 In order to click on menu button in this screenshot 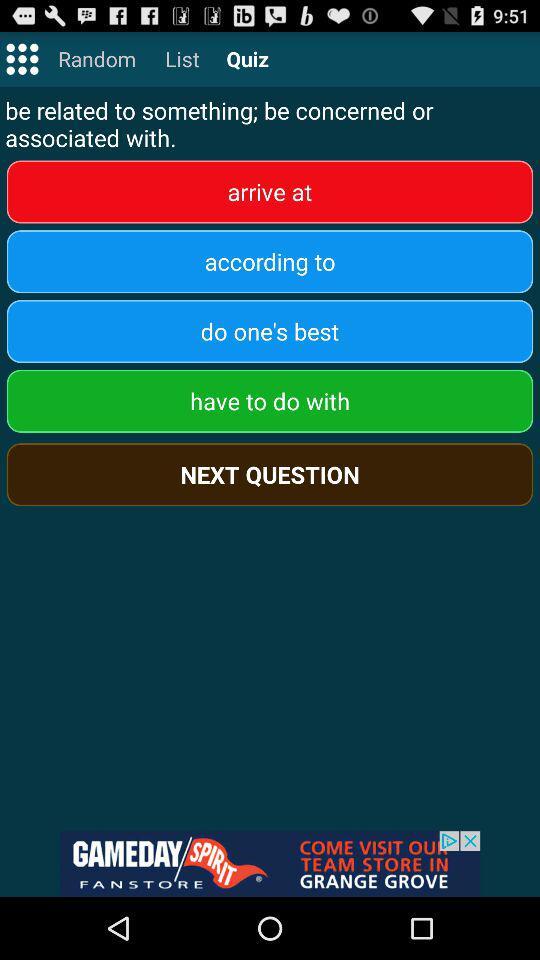, I will do `click(21, 58)`.